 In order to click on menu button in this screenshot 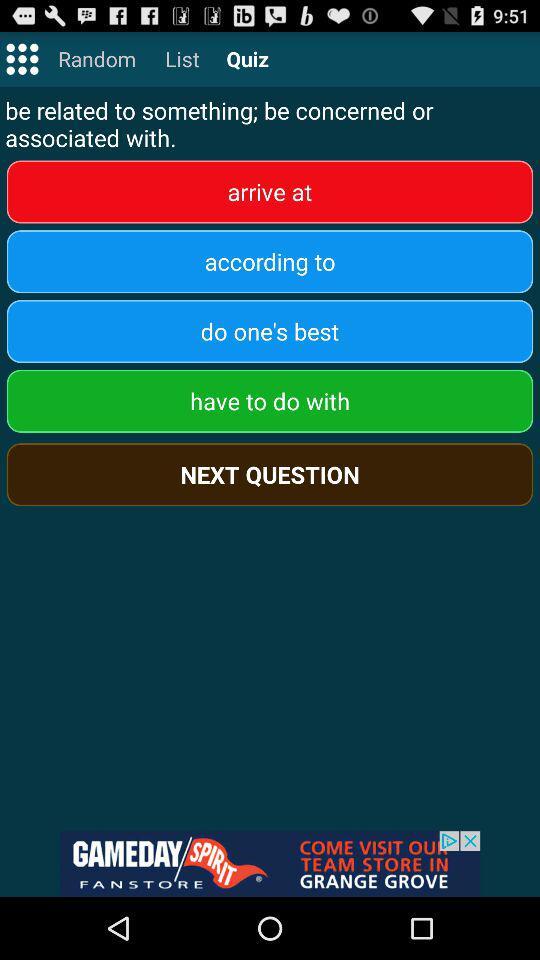, I will do `click(21, 58)`.